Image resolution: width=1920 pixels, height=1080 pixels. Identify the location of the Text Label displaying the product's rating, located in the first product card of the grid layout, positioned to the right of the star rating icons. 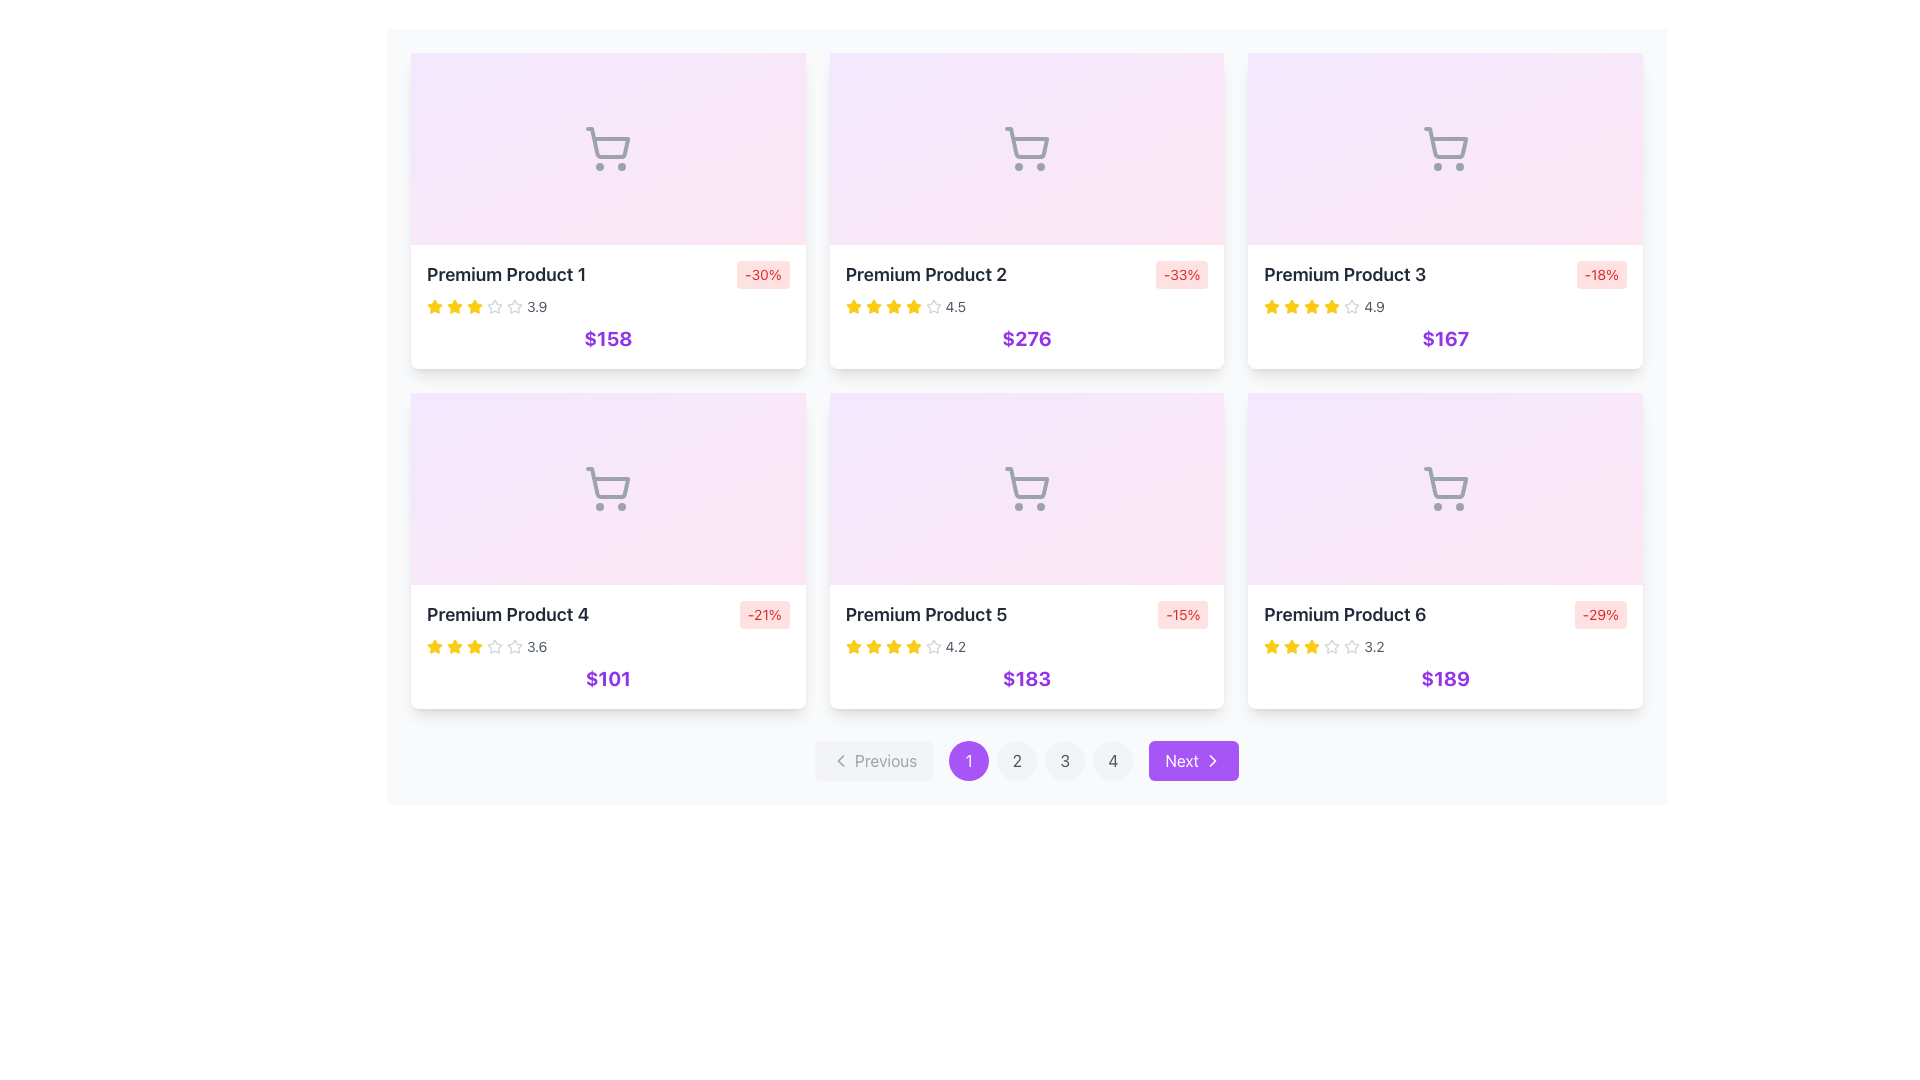
(537, 307).